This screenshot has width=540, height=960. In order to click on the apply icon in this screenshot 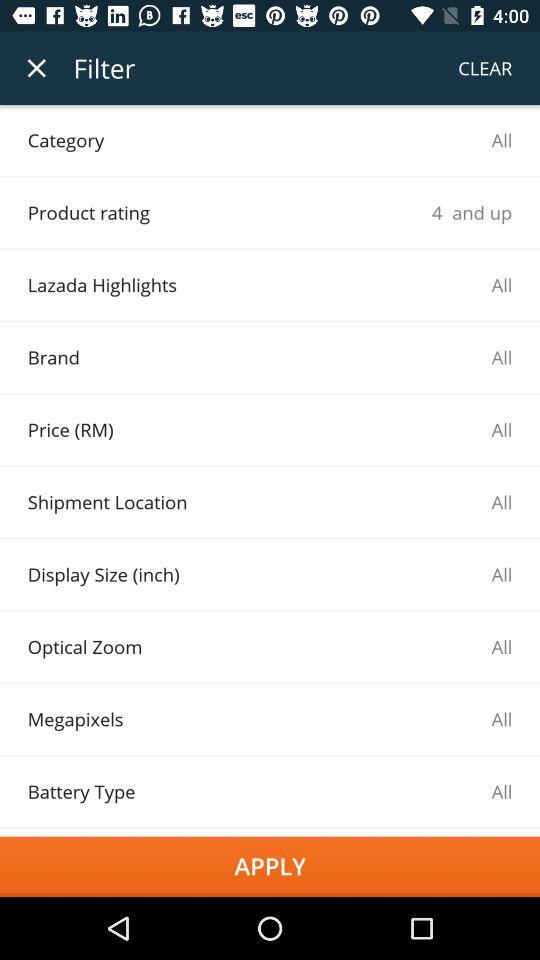, I will do `click(270, 865)`.